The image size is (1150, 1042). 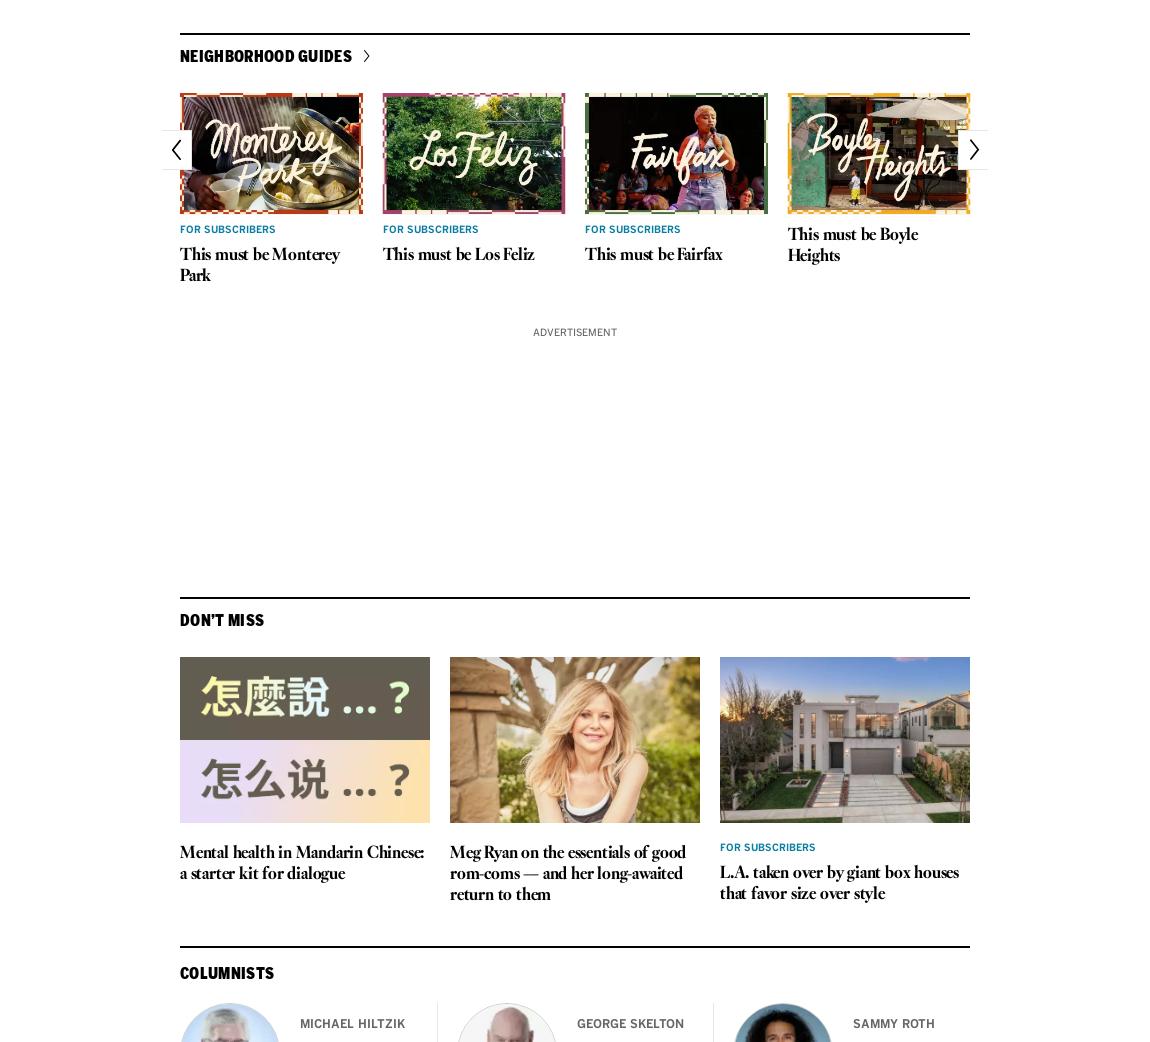 I want to click on 'This must be Monterey Park', so click(x=258, y=264).